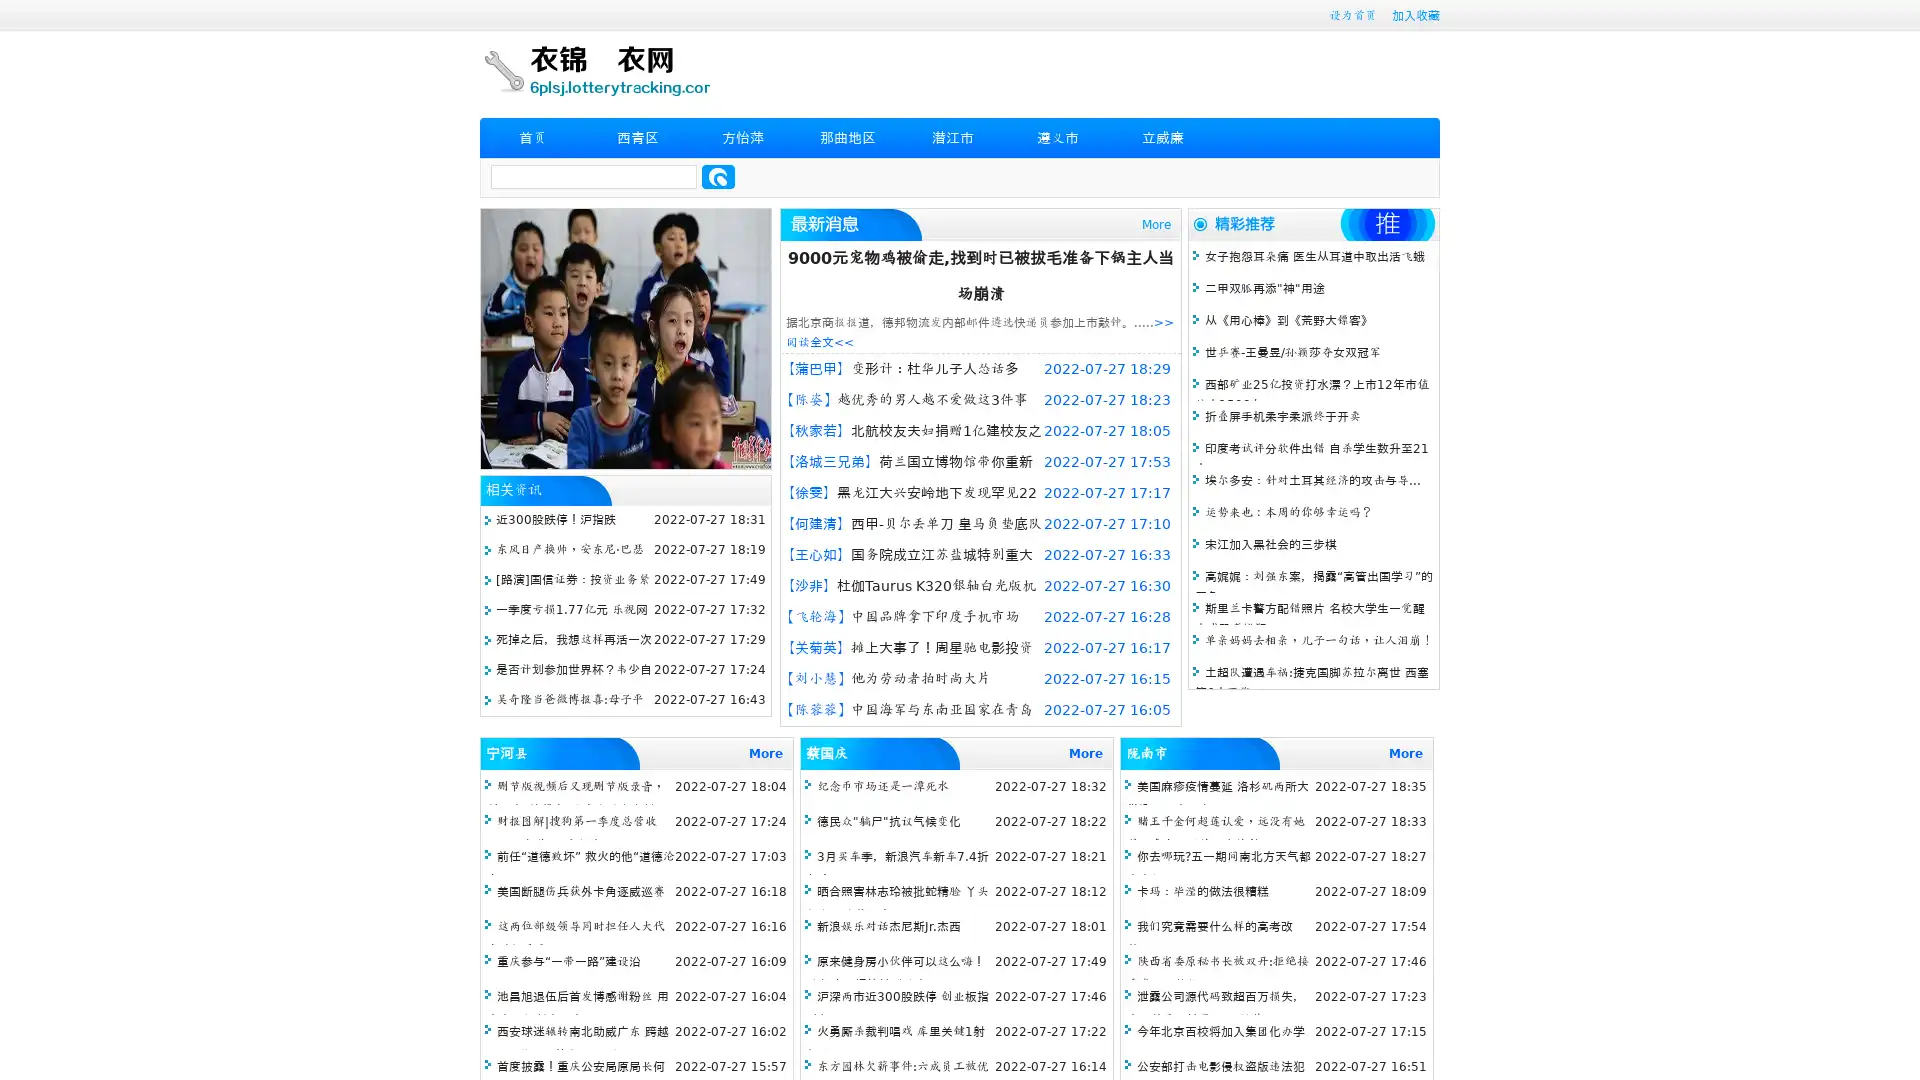  Describe the element at coordinates (718, 176) in the screenshot. I see `Search` at that location.